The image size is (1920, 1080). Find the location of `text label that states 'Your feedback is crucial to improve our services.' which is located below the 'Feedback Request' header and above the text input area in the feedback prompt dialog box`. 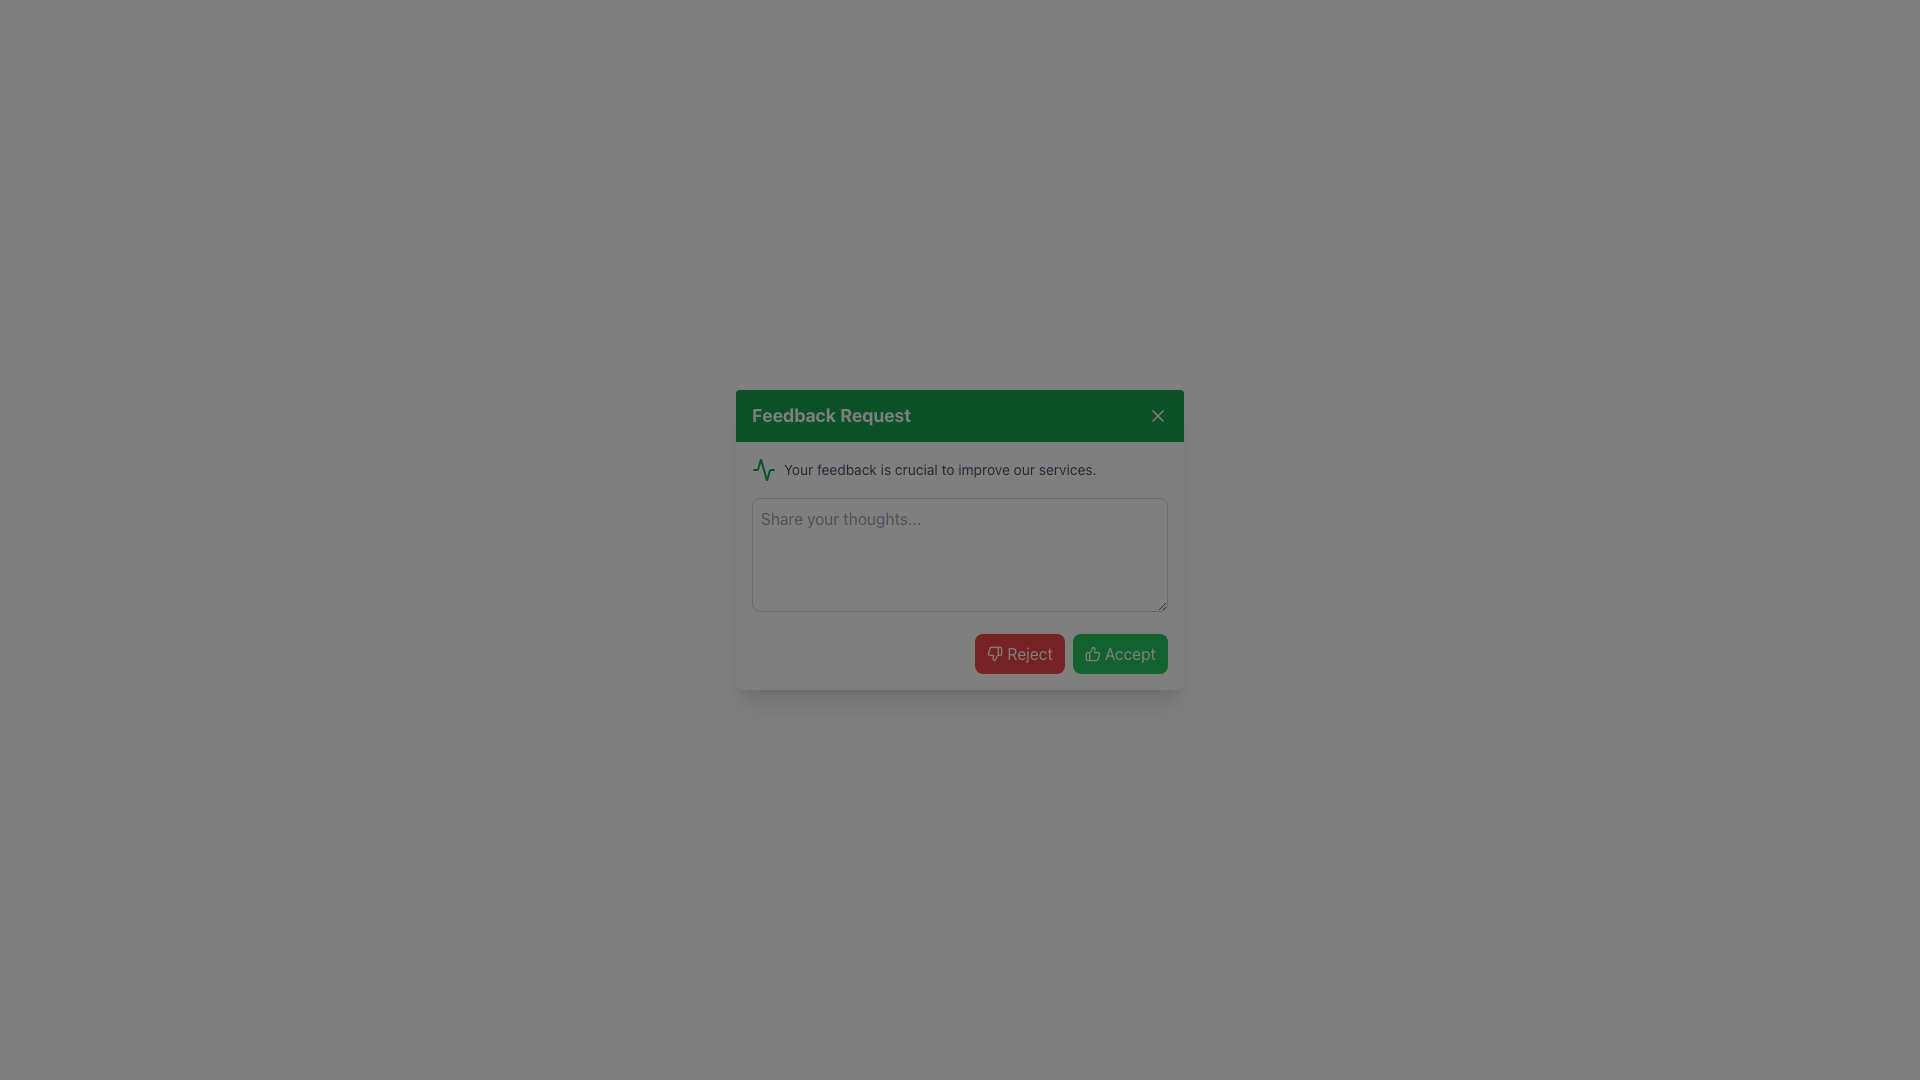

text label that states 'Your feedback is crucial to improve our services.' which is located below the 'Feedback Request' header and above the text input area in the feedback prompt dialog box is located at coordinates (939, 470).